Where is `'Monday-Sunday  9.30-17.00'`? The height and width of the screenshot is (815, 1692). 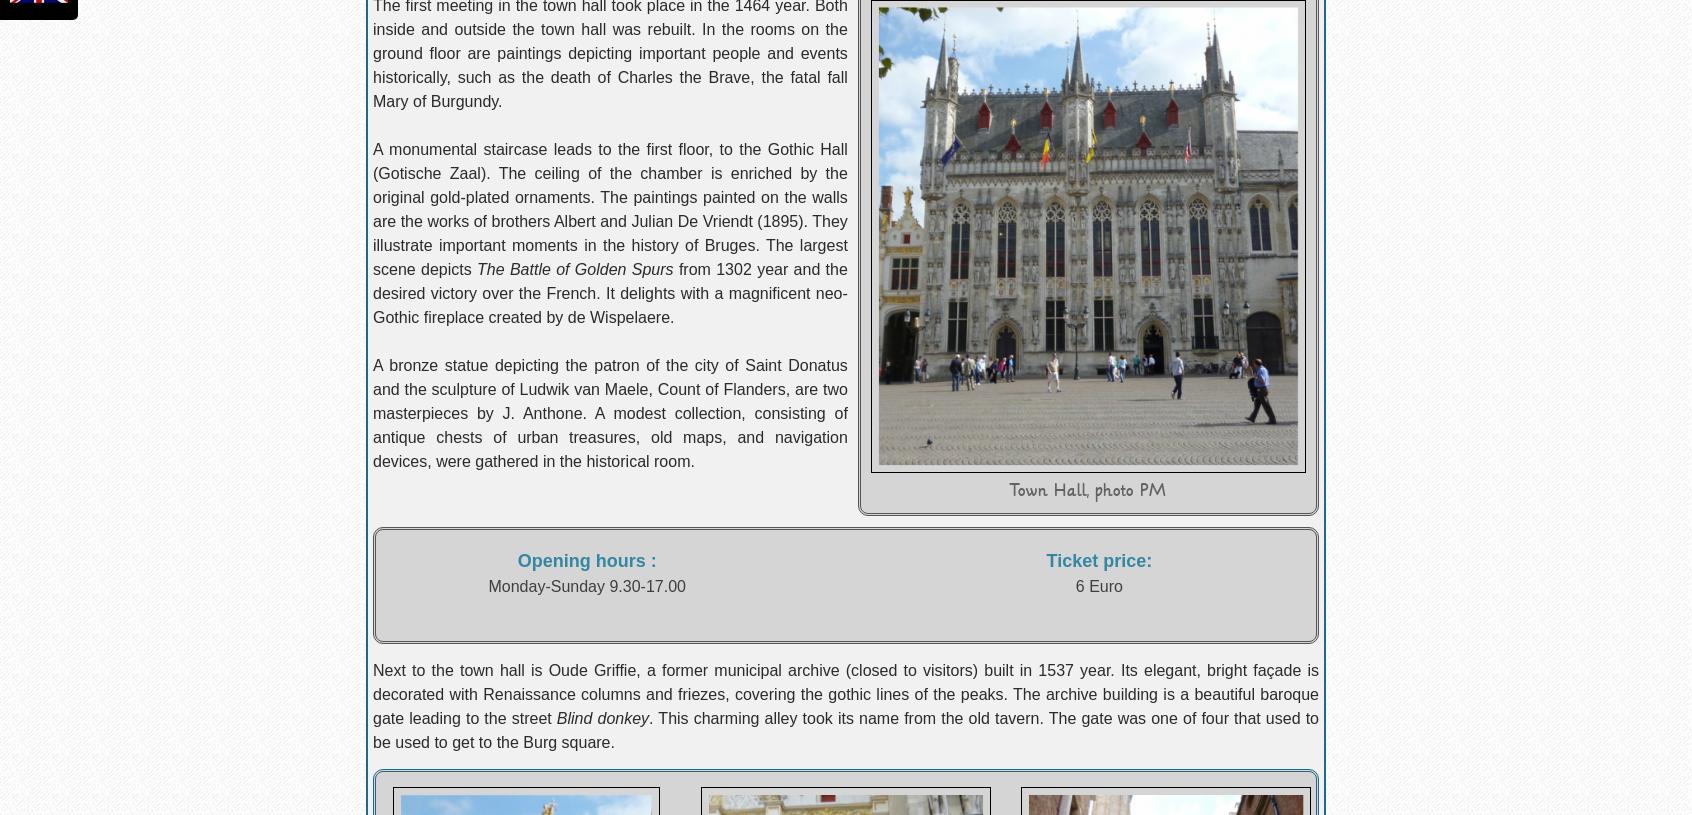 'Monday-Sunday  9.30-17.00' is located at coordinates (486, 585).